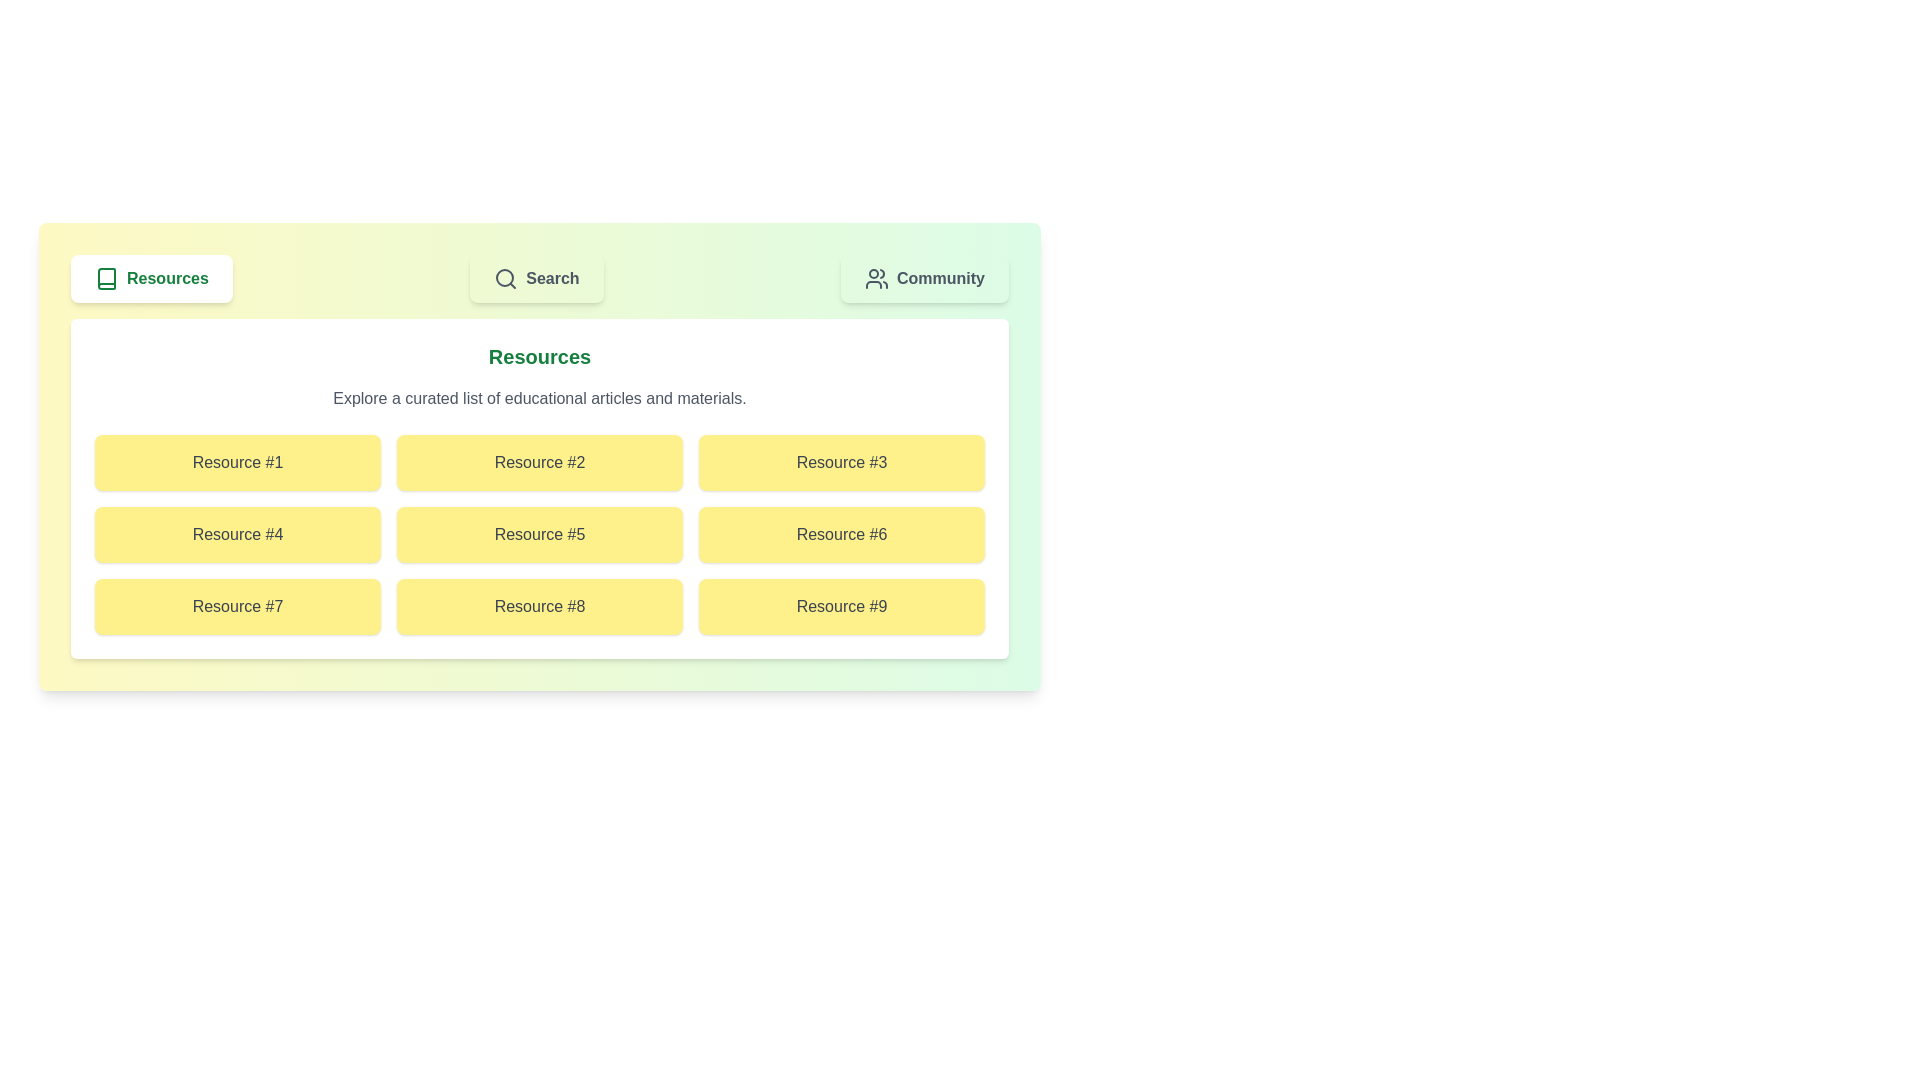 Image resolution: width=1920 pixels, height=1080 pixels. Describe the element at coordinates (924, 278) in the screenshot. I see `the Community tab by clicking on its button` at that location.